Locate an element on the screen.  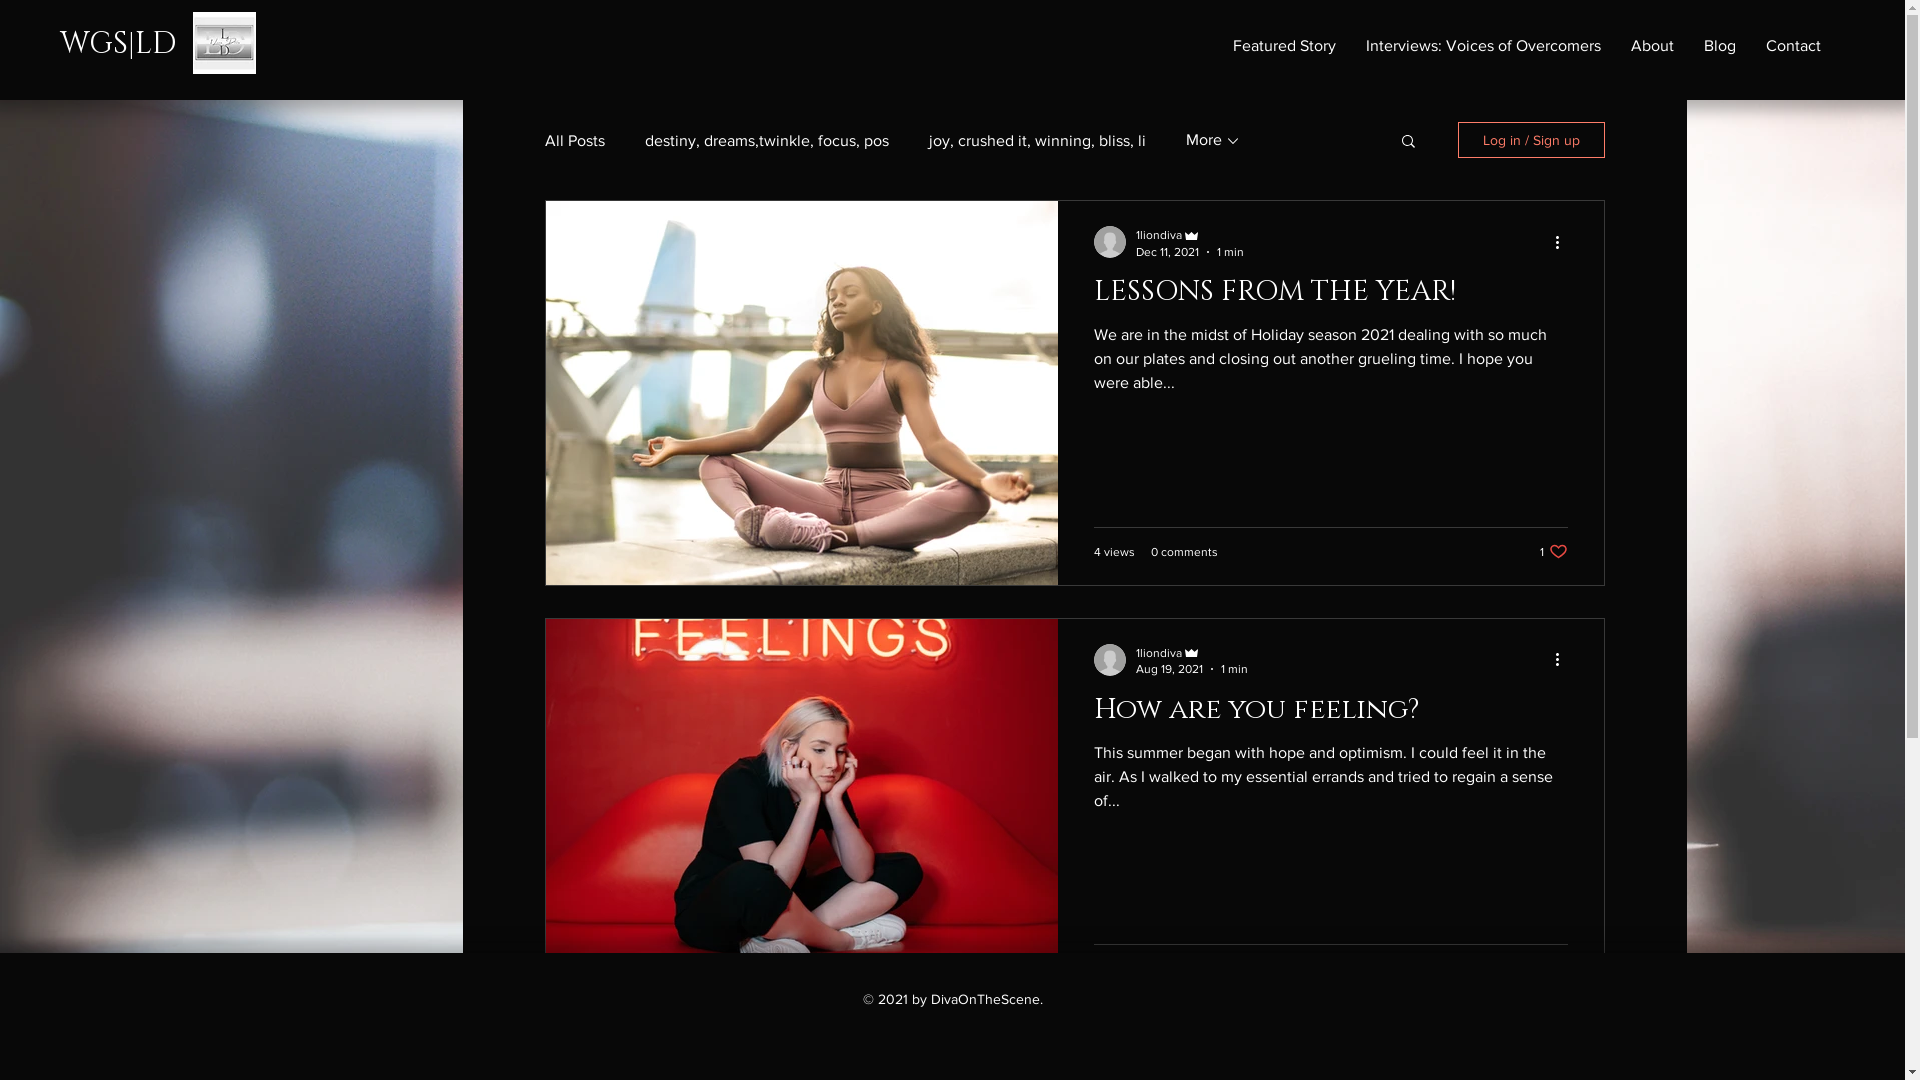
'About' is located at coordinates (1652, 45).